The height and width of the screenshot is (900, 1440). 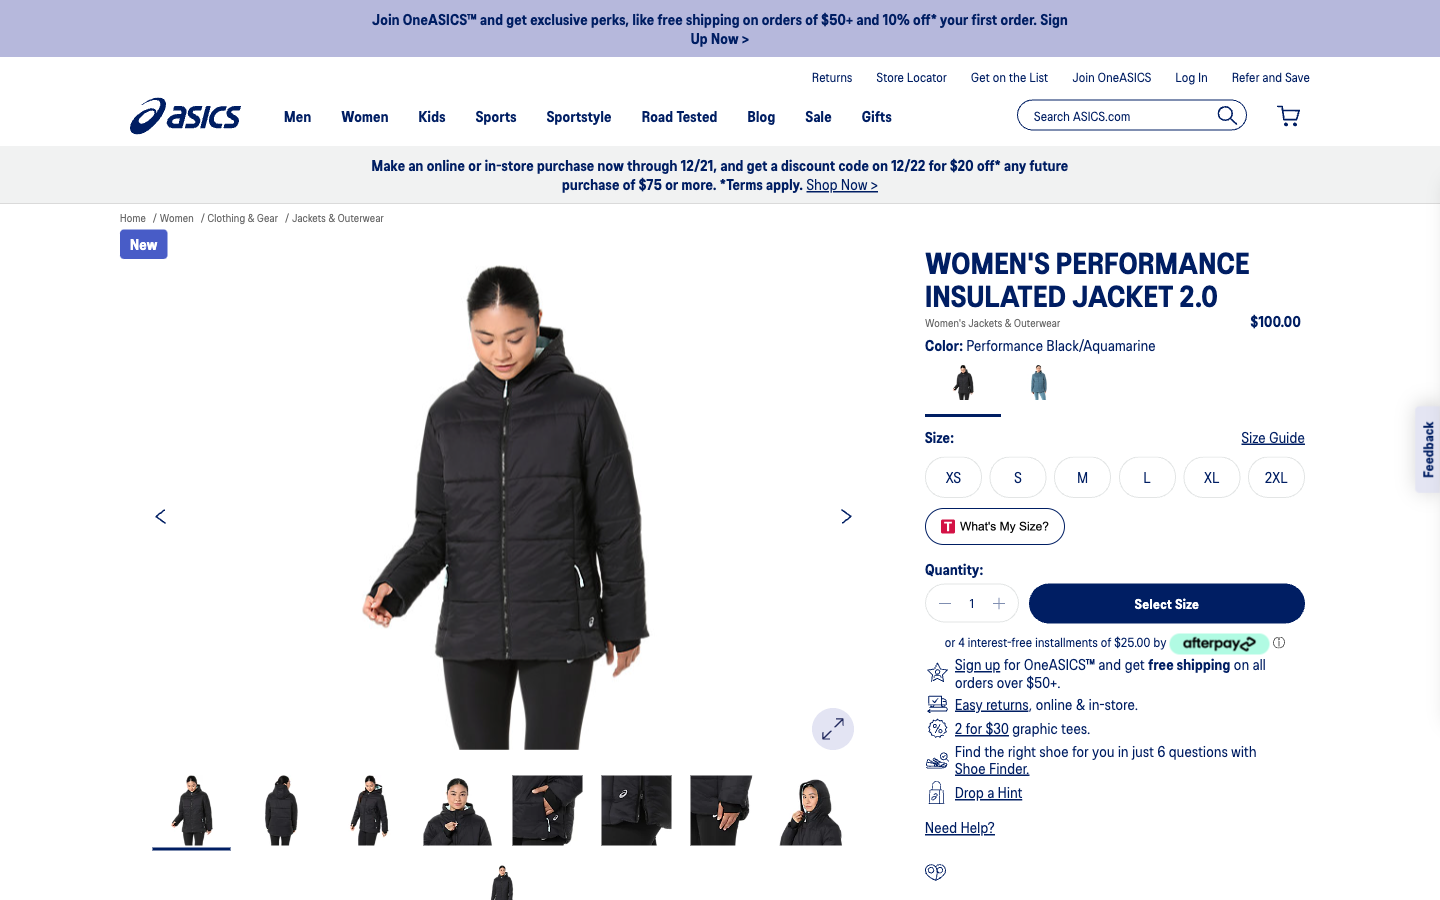 What do you see at coordinates (1038, 386) in the screenshot?
I see `the color aquamarine, select the size M, progress to subsequent images` at bounding box center [1038, 386].